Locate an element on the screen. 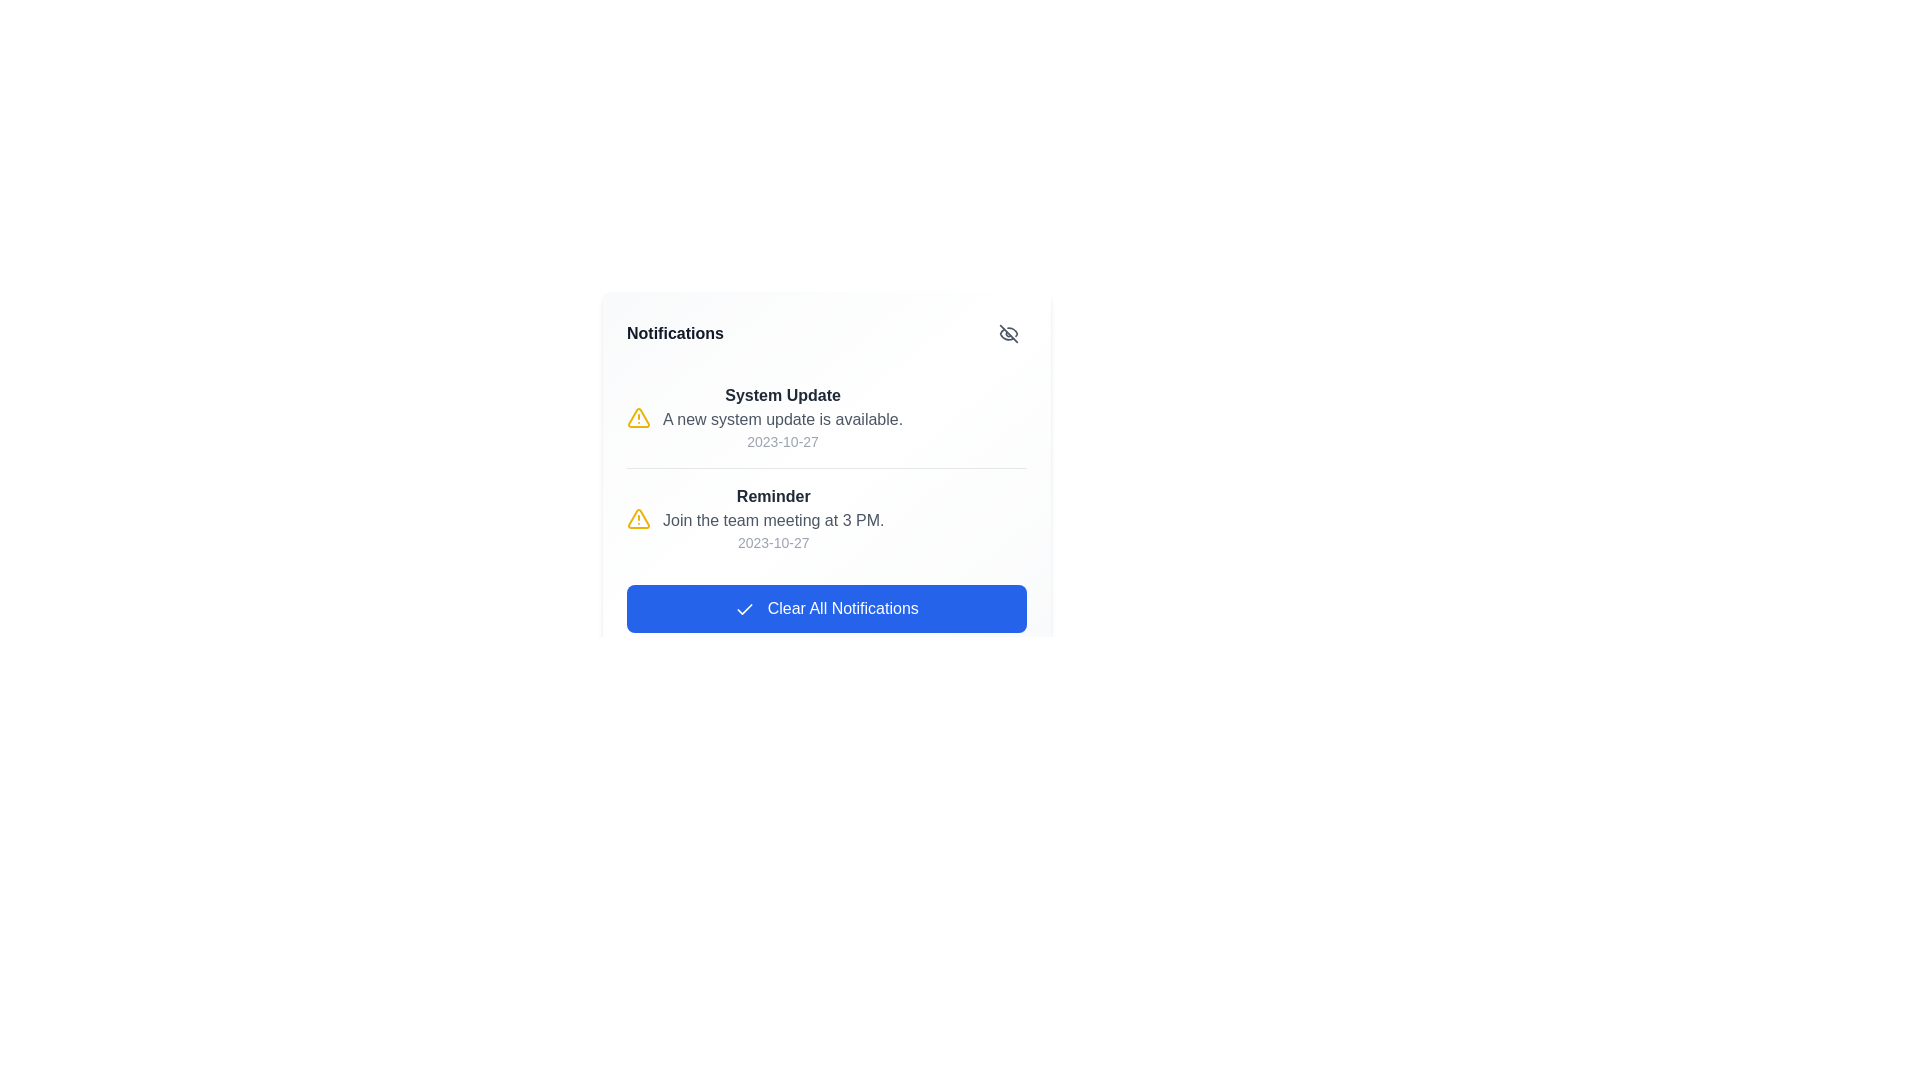 The image size is (1920, 1080). the Text label displaying the message about the team meeting scheduled at 3 PM, located in the notifications panel below the 'Reminder' heading is located at coordinates (772, 519).